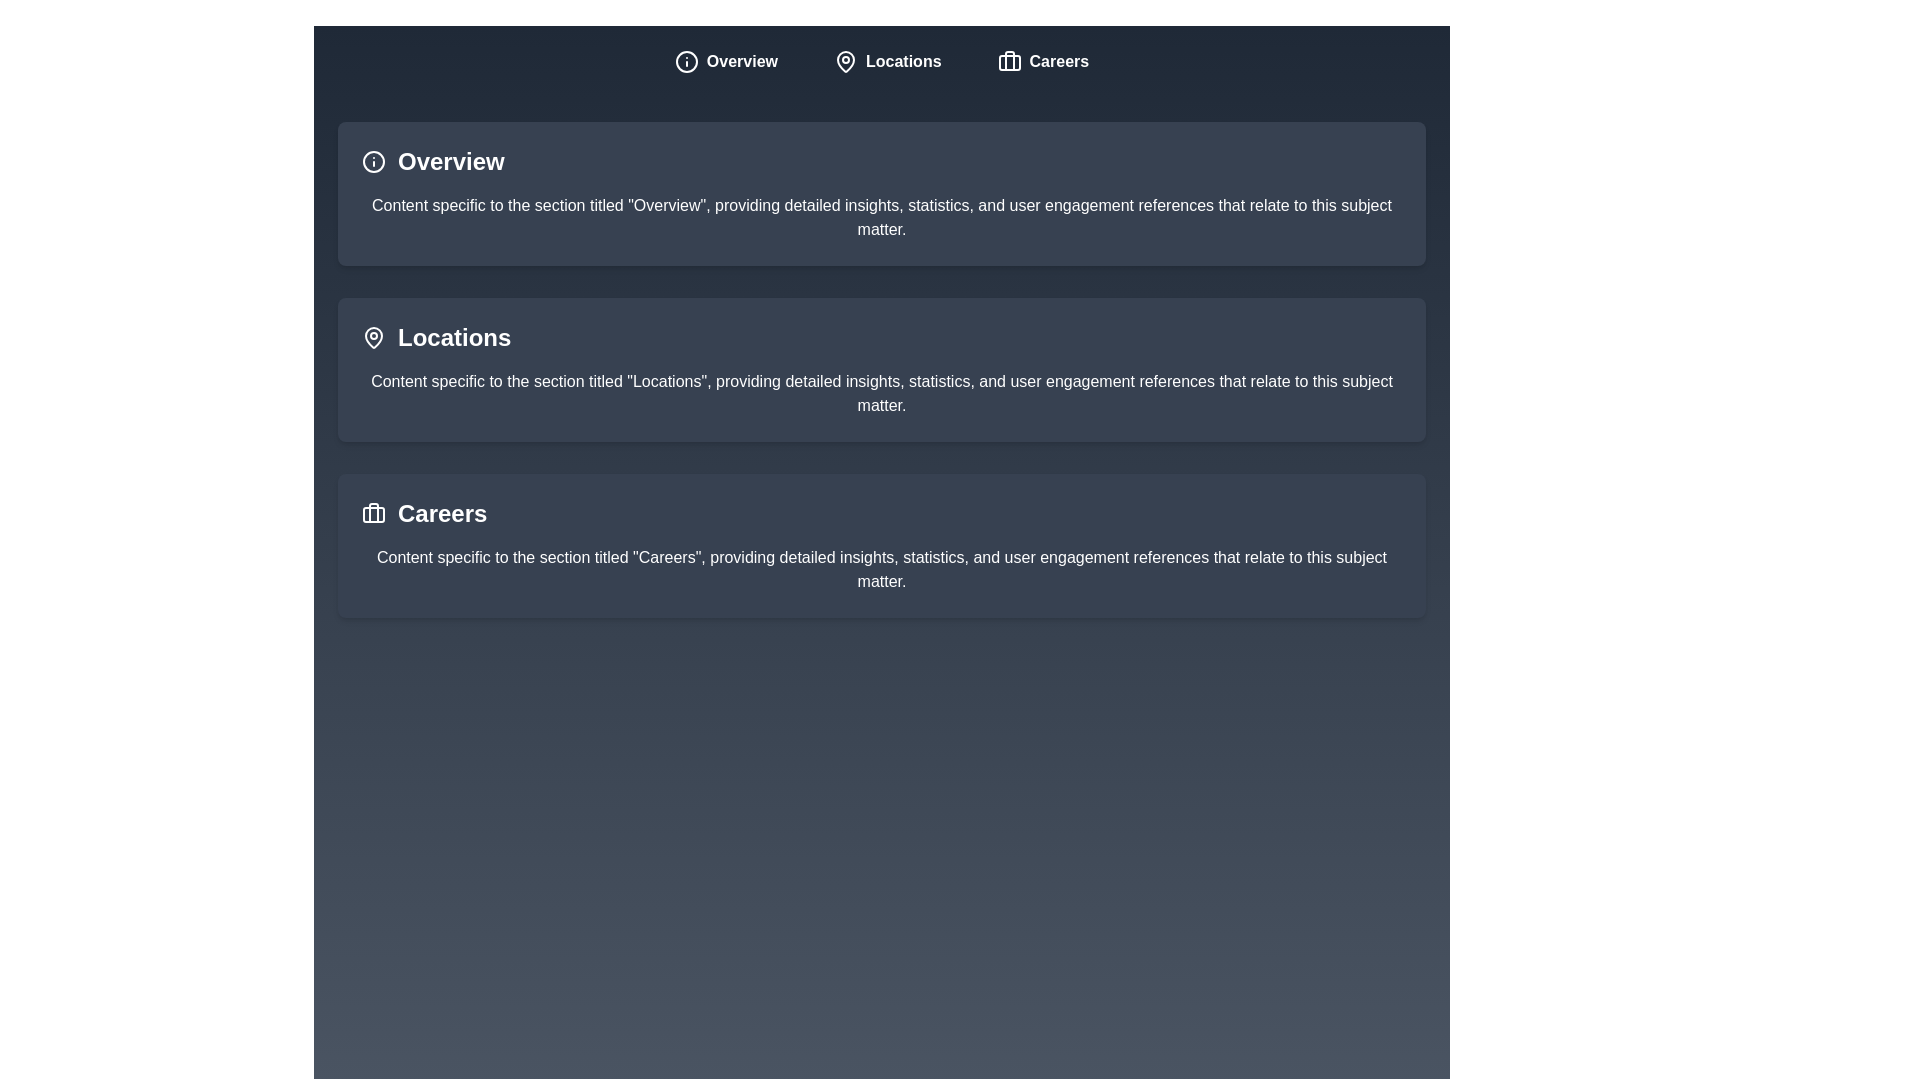 This screenshot has height=1080, width=1920. Describe the element at coordinates (453, 337) in the screenshot. I see `the 'Locations' header text label` at that location.